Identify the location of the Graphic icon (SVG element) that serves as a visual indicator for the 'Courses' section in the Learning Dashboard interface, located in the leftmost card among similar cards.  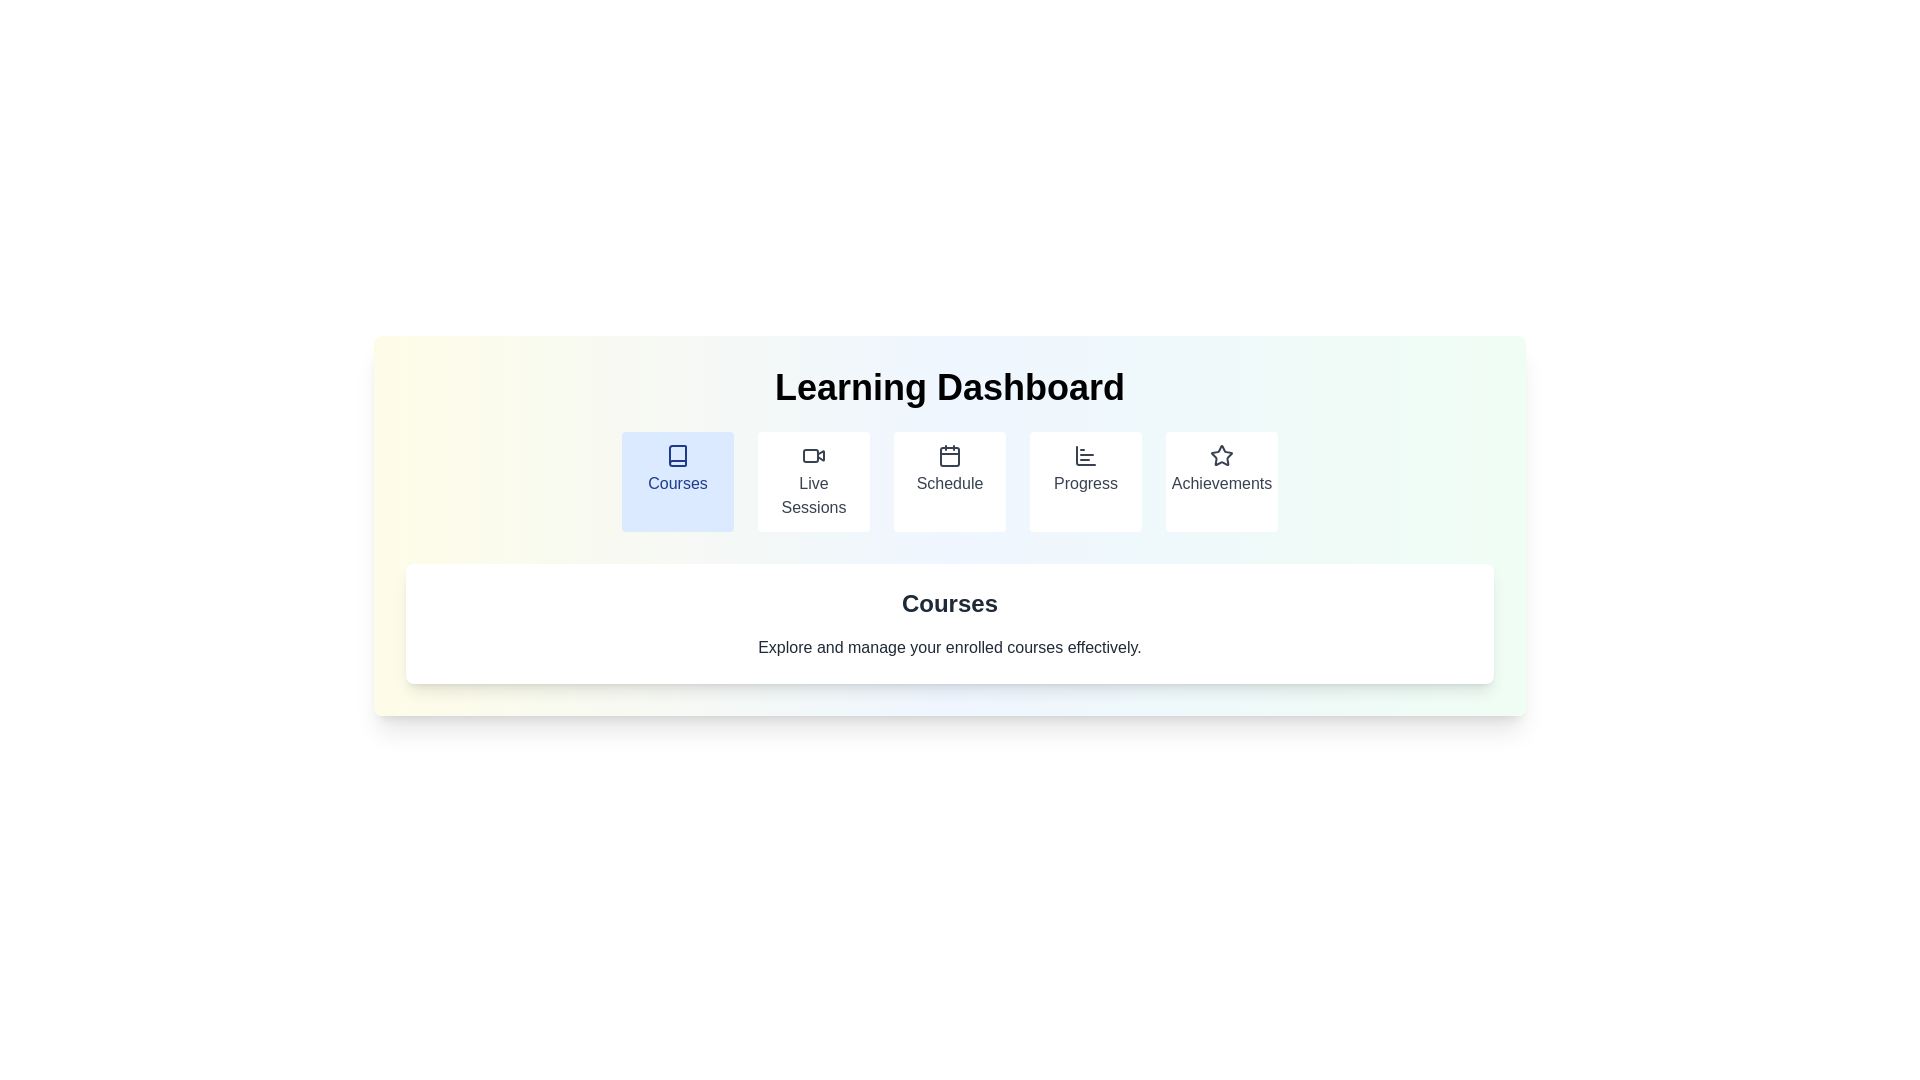
(677, 455).